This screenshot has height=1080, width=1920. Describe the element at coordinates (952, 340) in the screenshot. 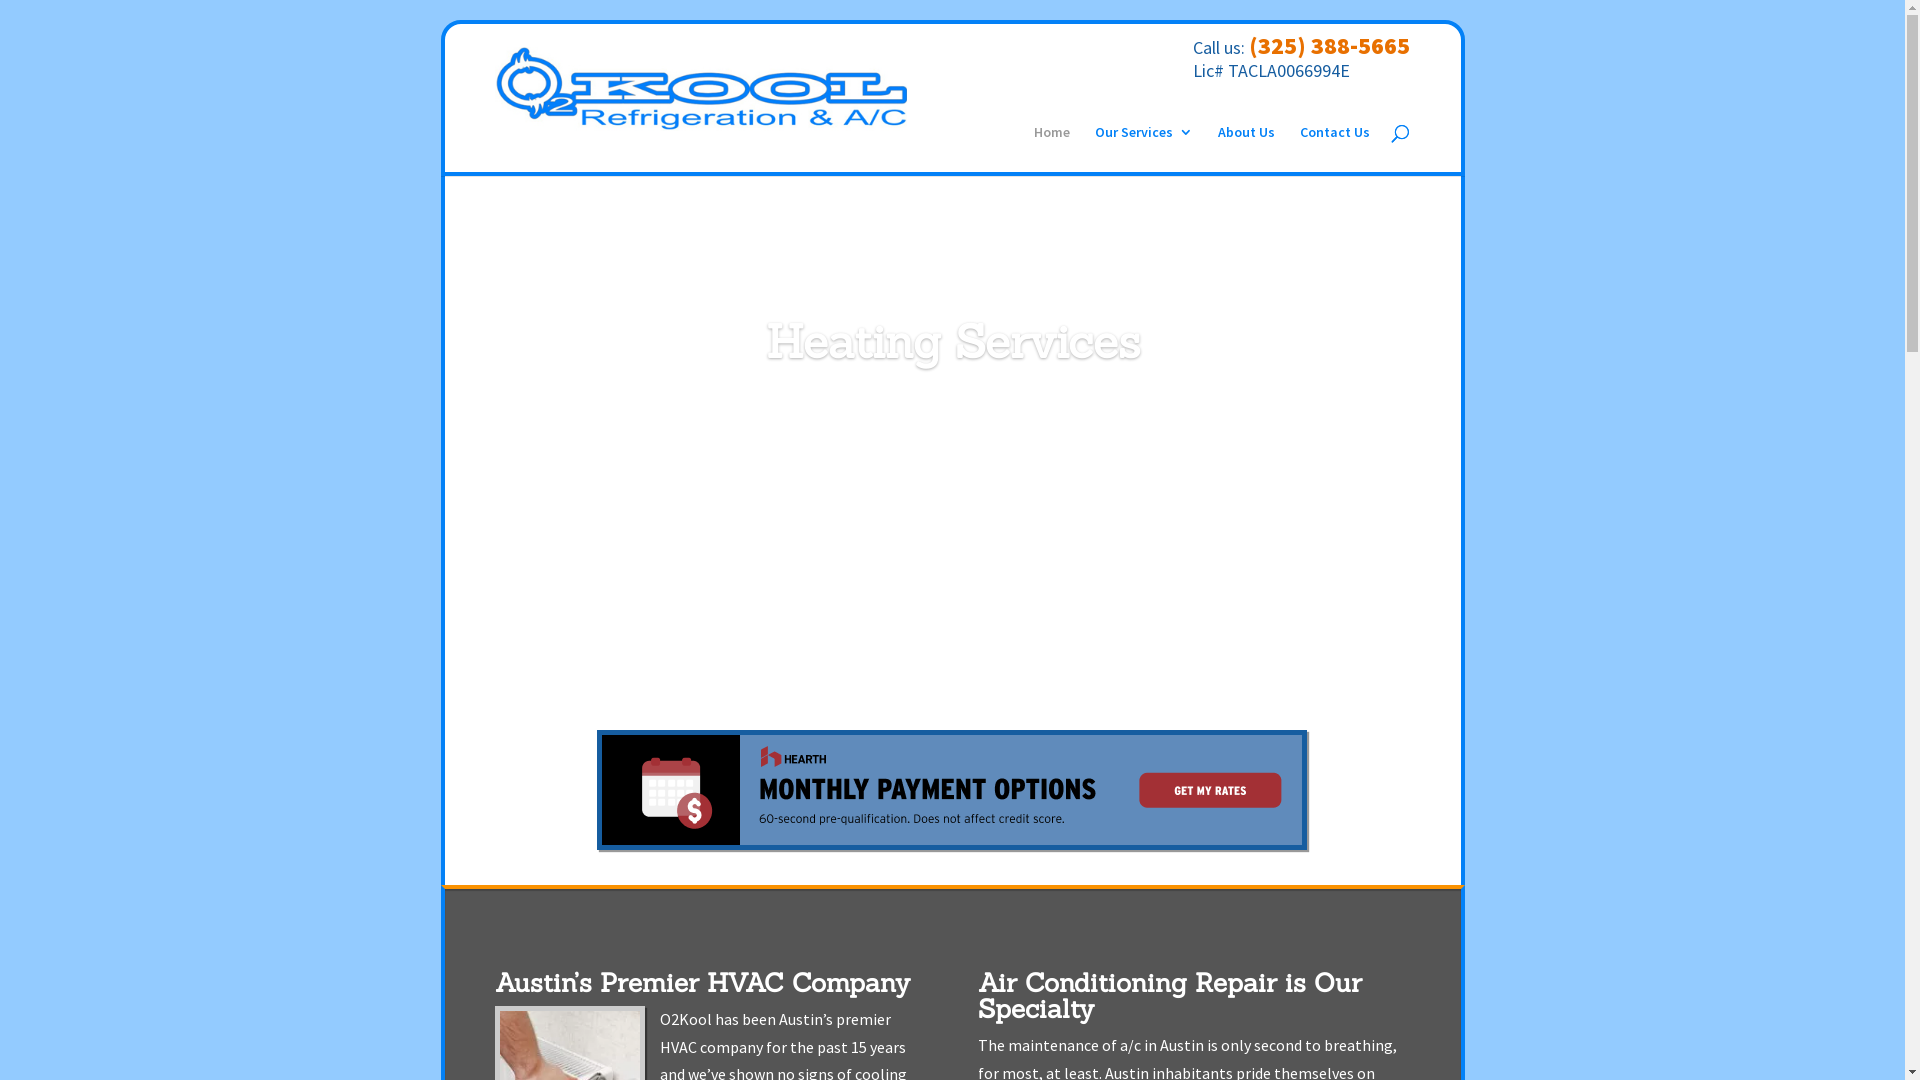

I see `'Heating Services'` at that location.